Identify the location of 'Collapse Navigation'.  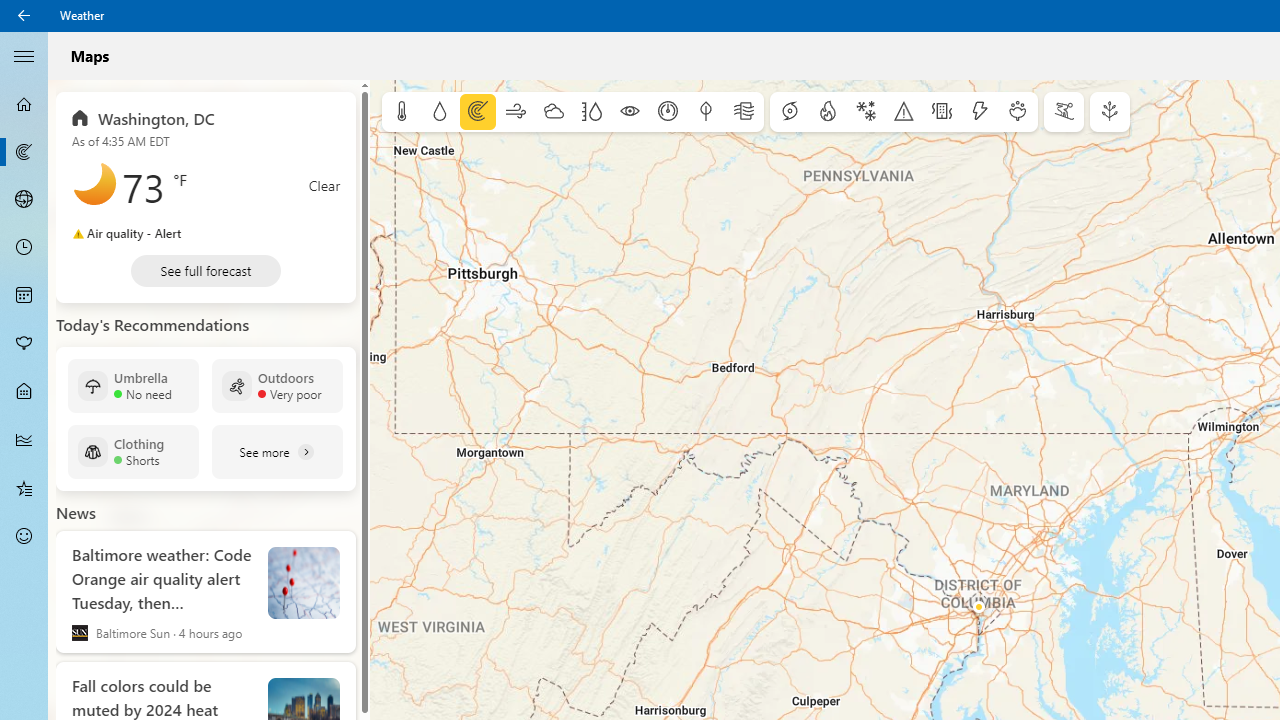
(24, 54).